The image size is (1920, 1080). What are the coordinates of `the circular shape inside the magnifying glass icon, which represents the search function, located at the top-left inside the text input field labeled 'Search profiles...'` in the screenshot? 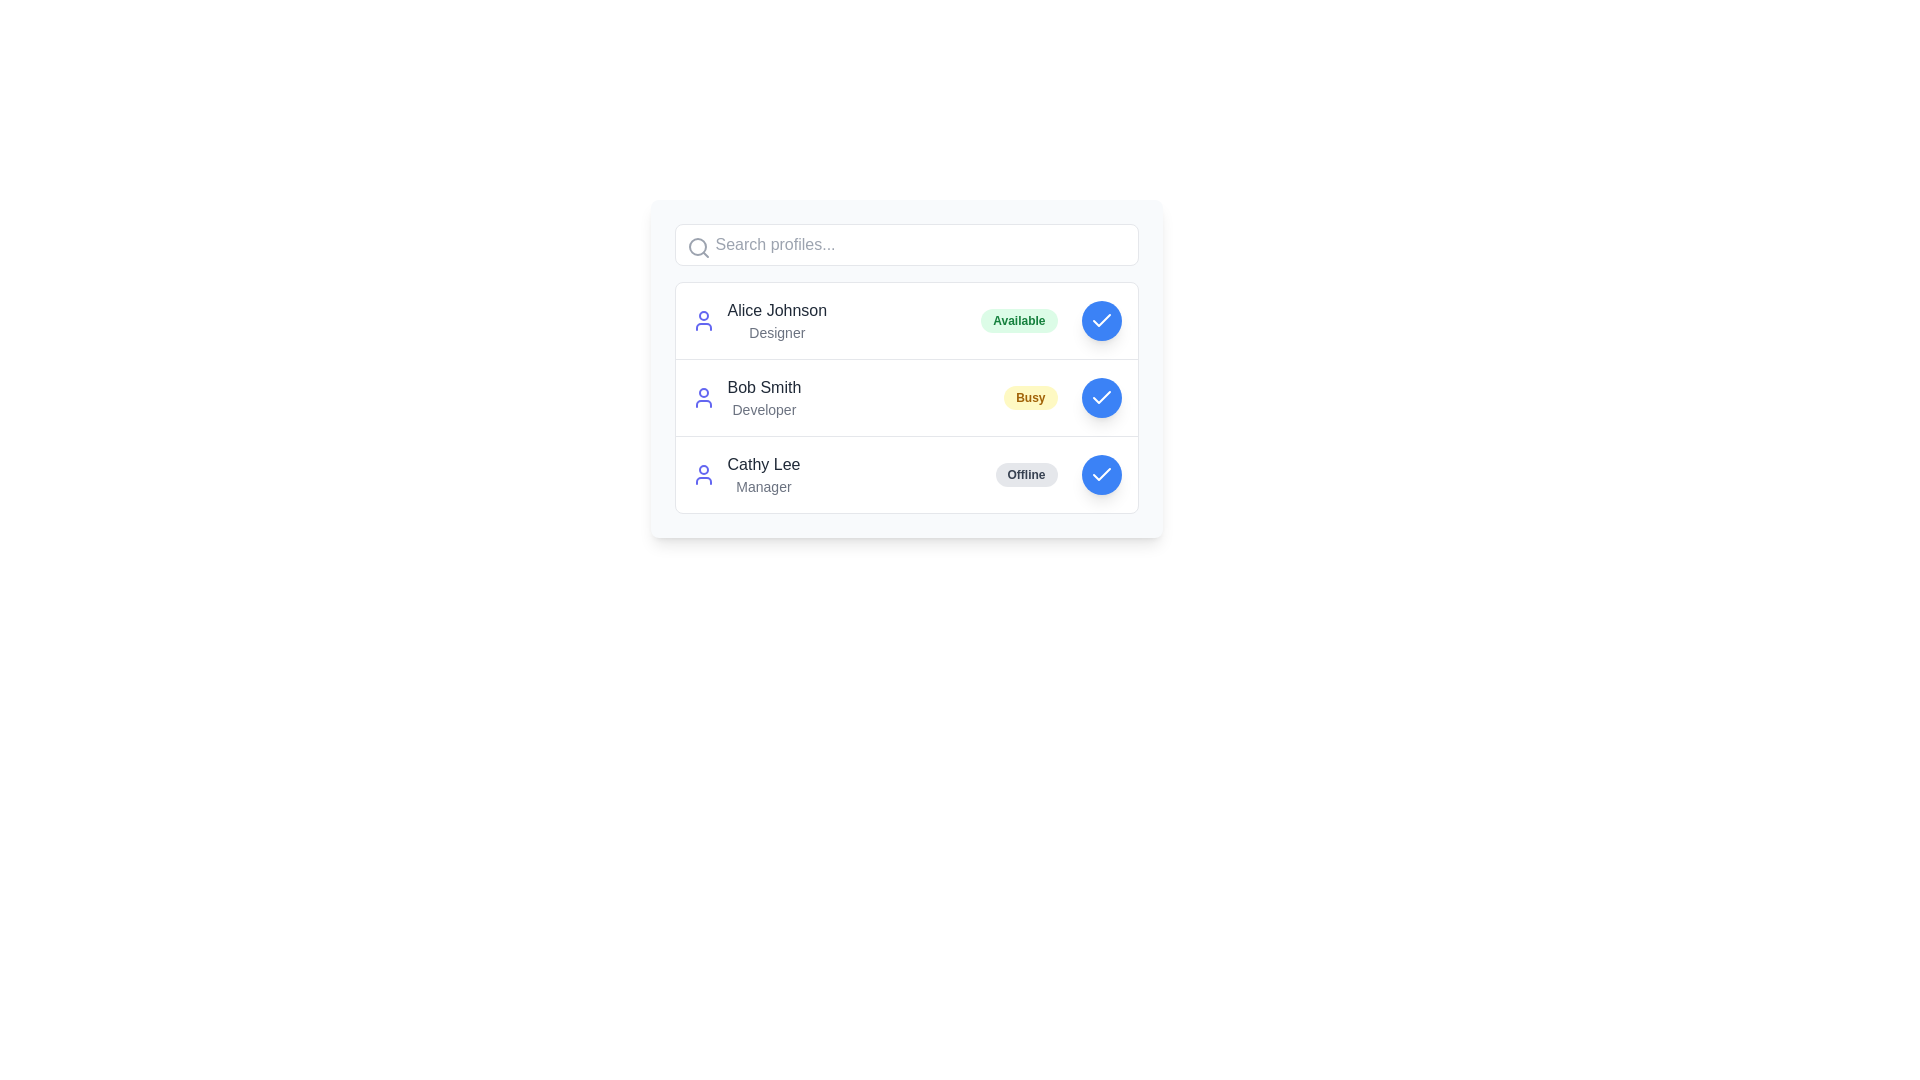 It's located at (697, 245).